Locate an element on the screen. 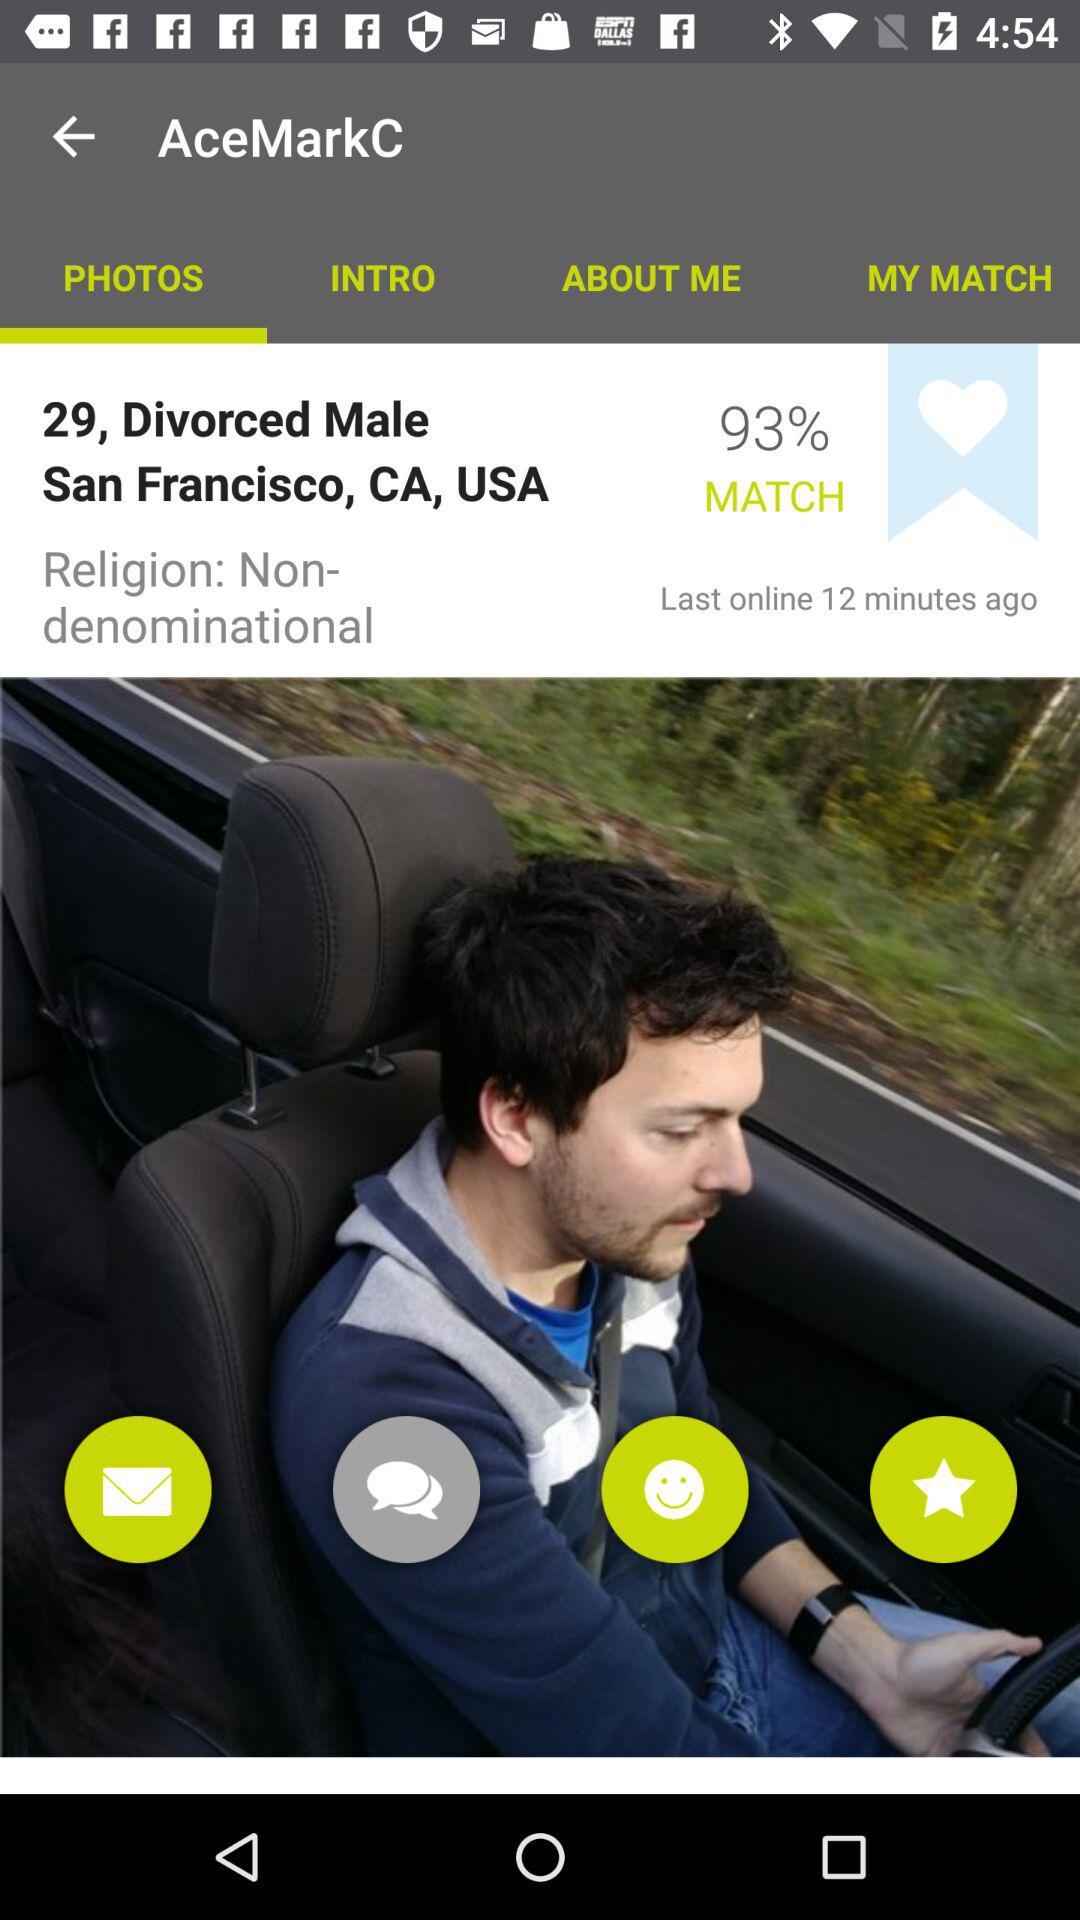 This screenshot has height=1920, width=1080. the item above 93% is located at coordinates (651, 275).